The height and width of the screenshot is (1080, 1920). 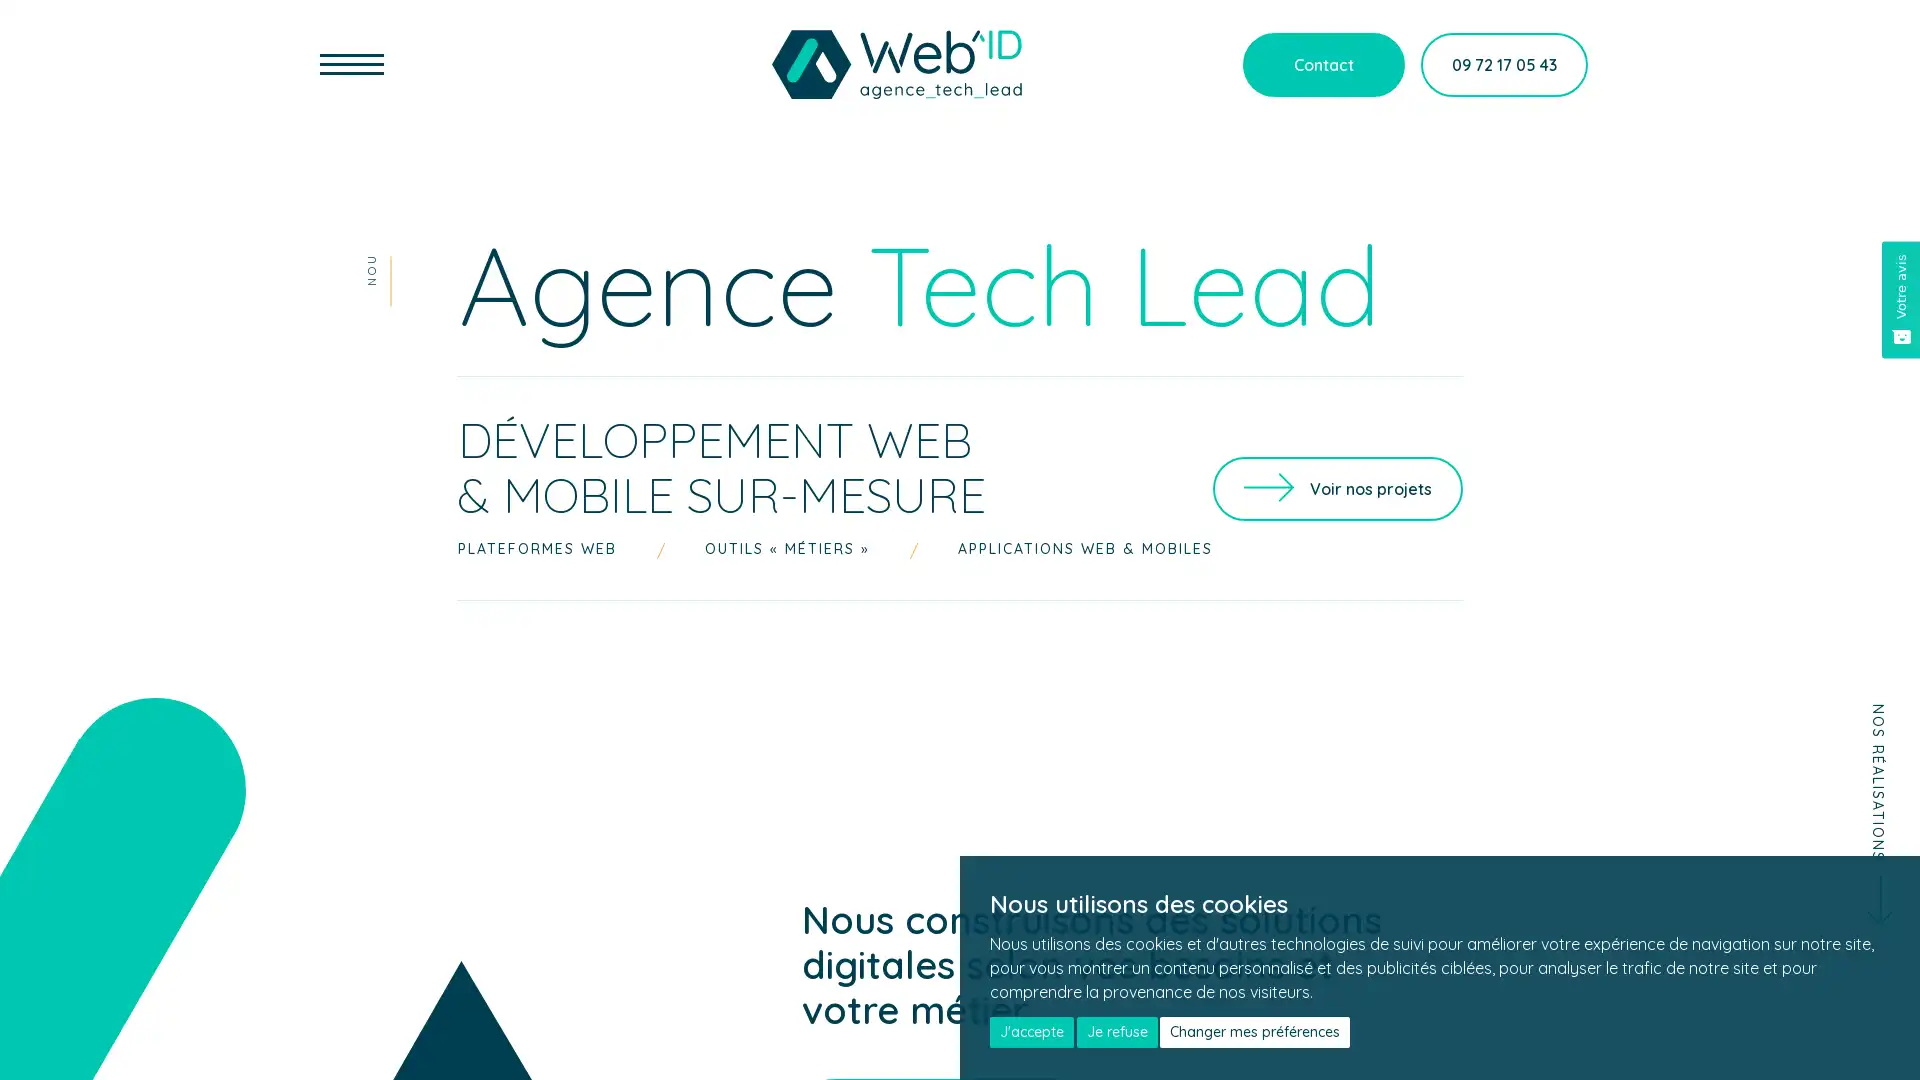 What do you see at coordinates (1115, 1031) in the screenshot?
I see `Je refuse` at bounding box center [1115, 1031].